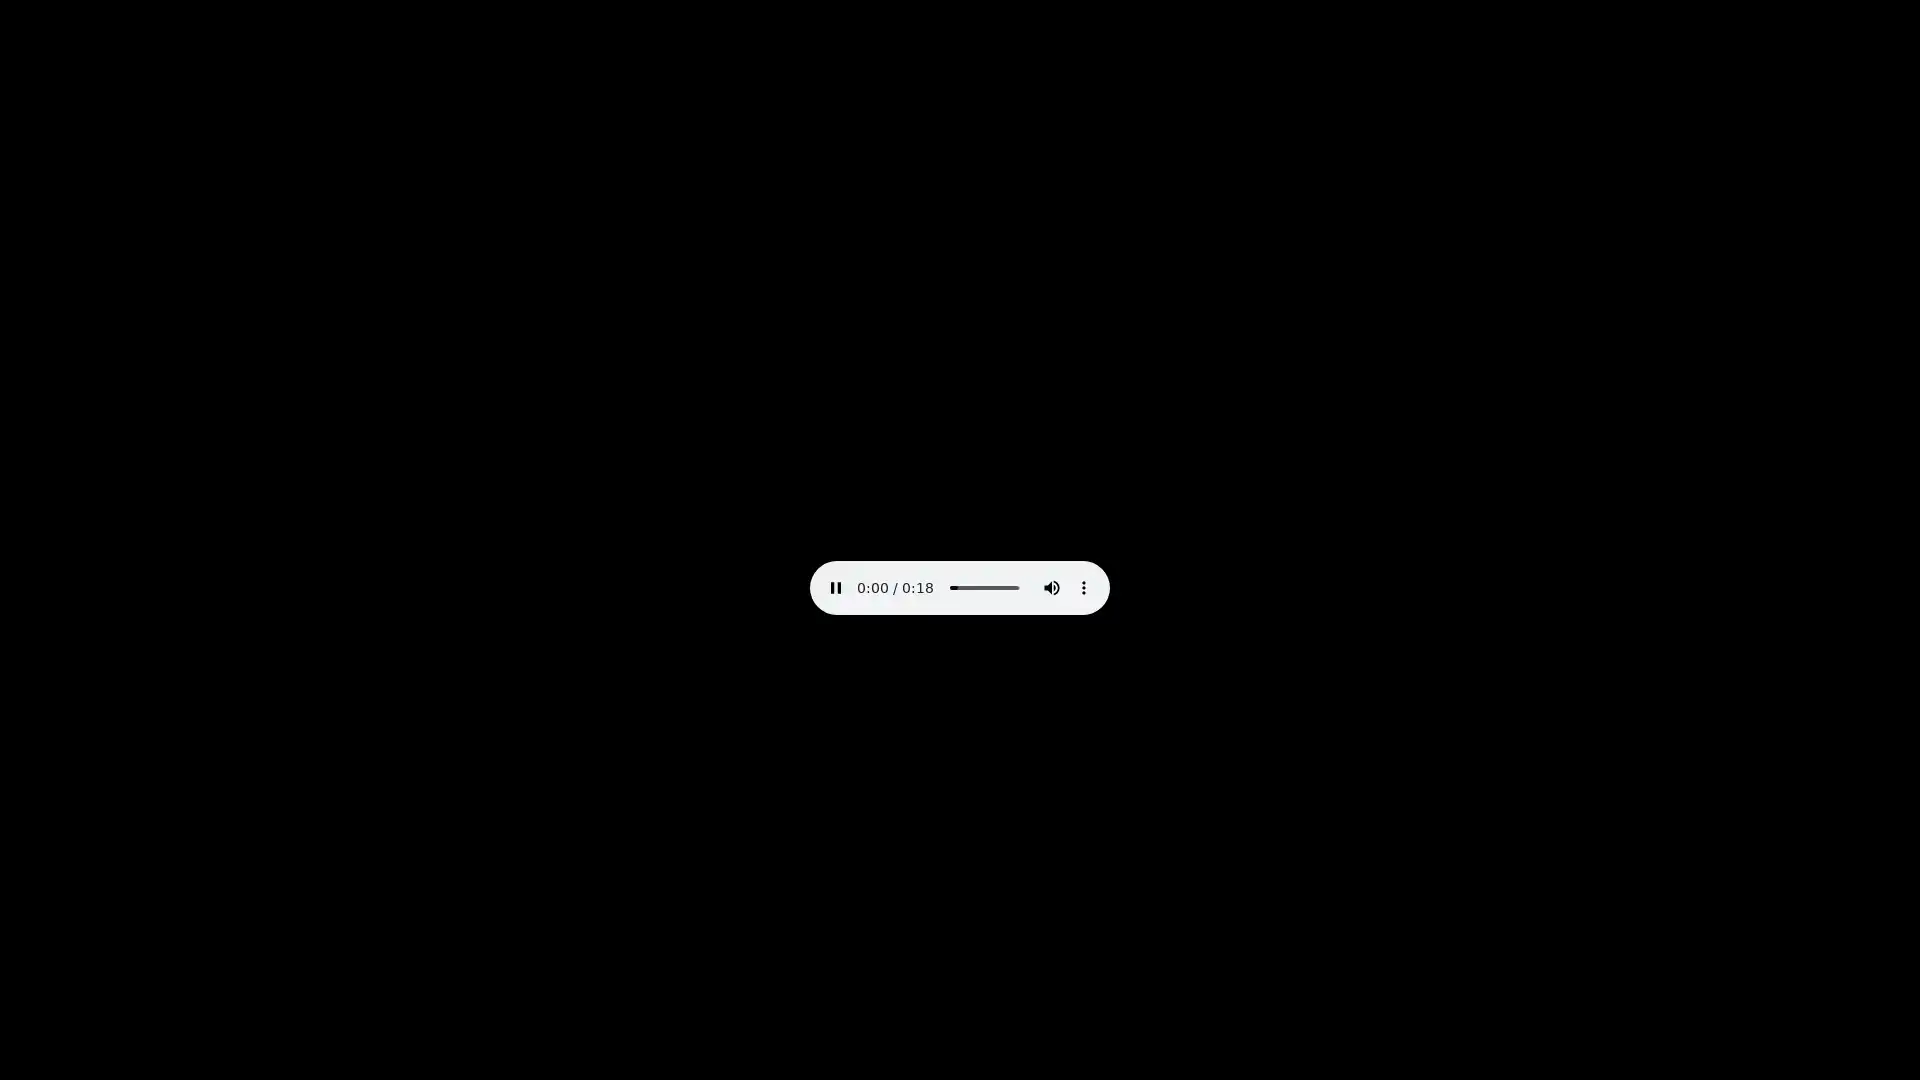 The width and height of the screenshot is (1920, 1080). Describe the element at coordinates (1050, 586) in the screenshot. I see `mute` at that location.